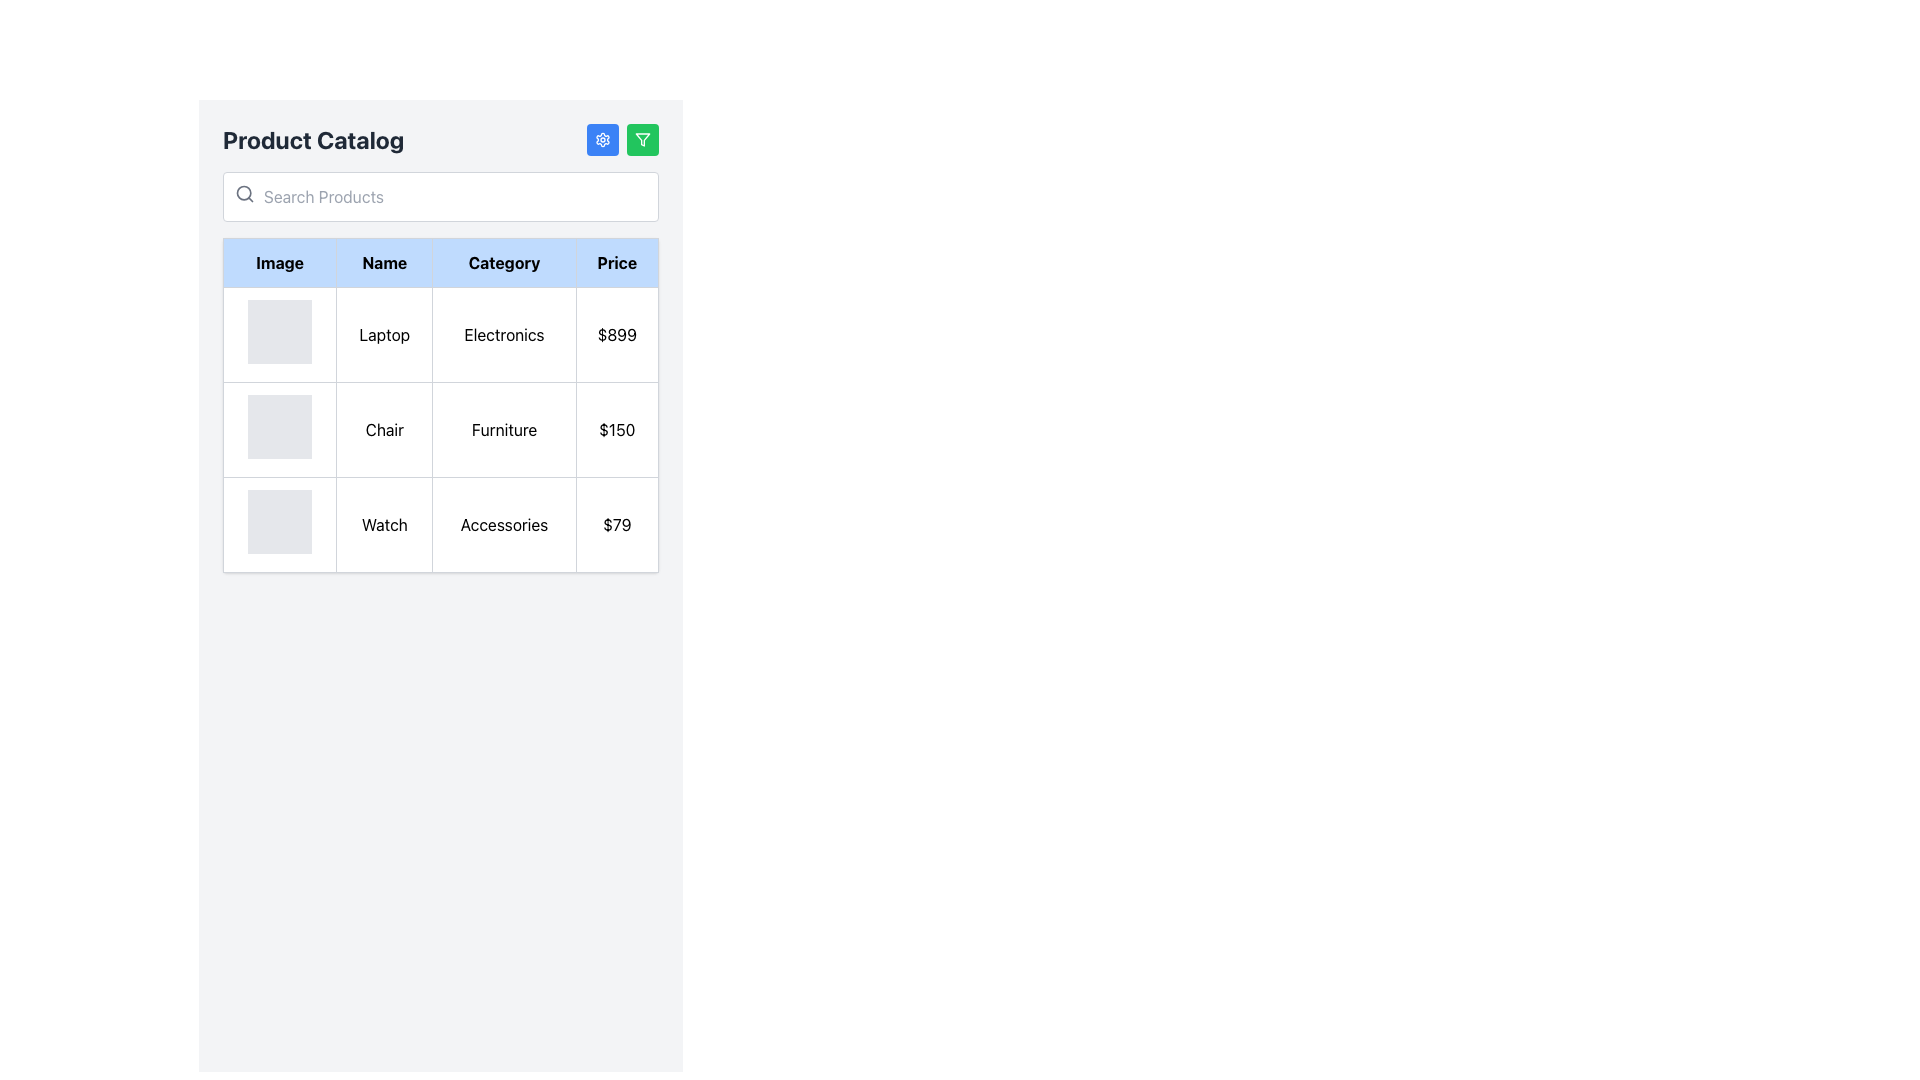 The width and height of the screenshot is (1920, 1080). Describe the element at coordinates (384, 334) in the screenshot. I see `the text label displaying 'Laptop' in the second column of the table` at that location.